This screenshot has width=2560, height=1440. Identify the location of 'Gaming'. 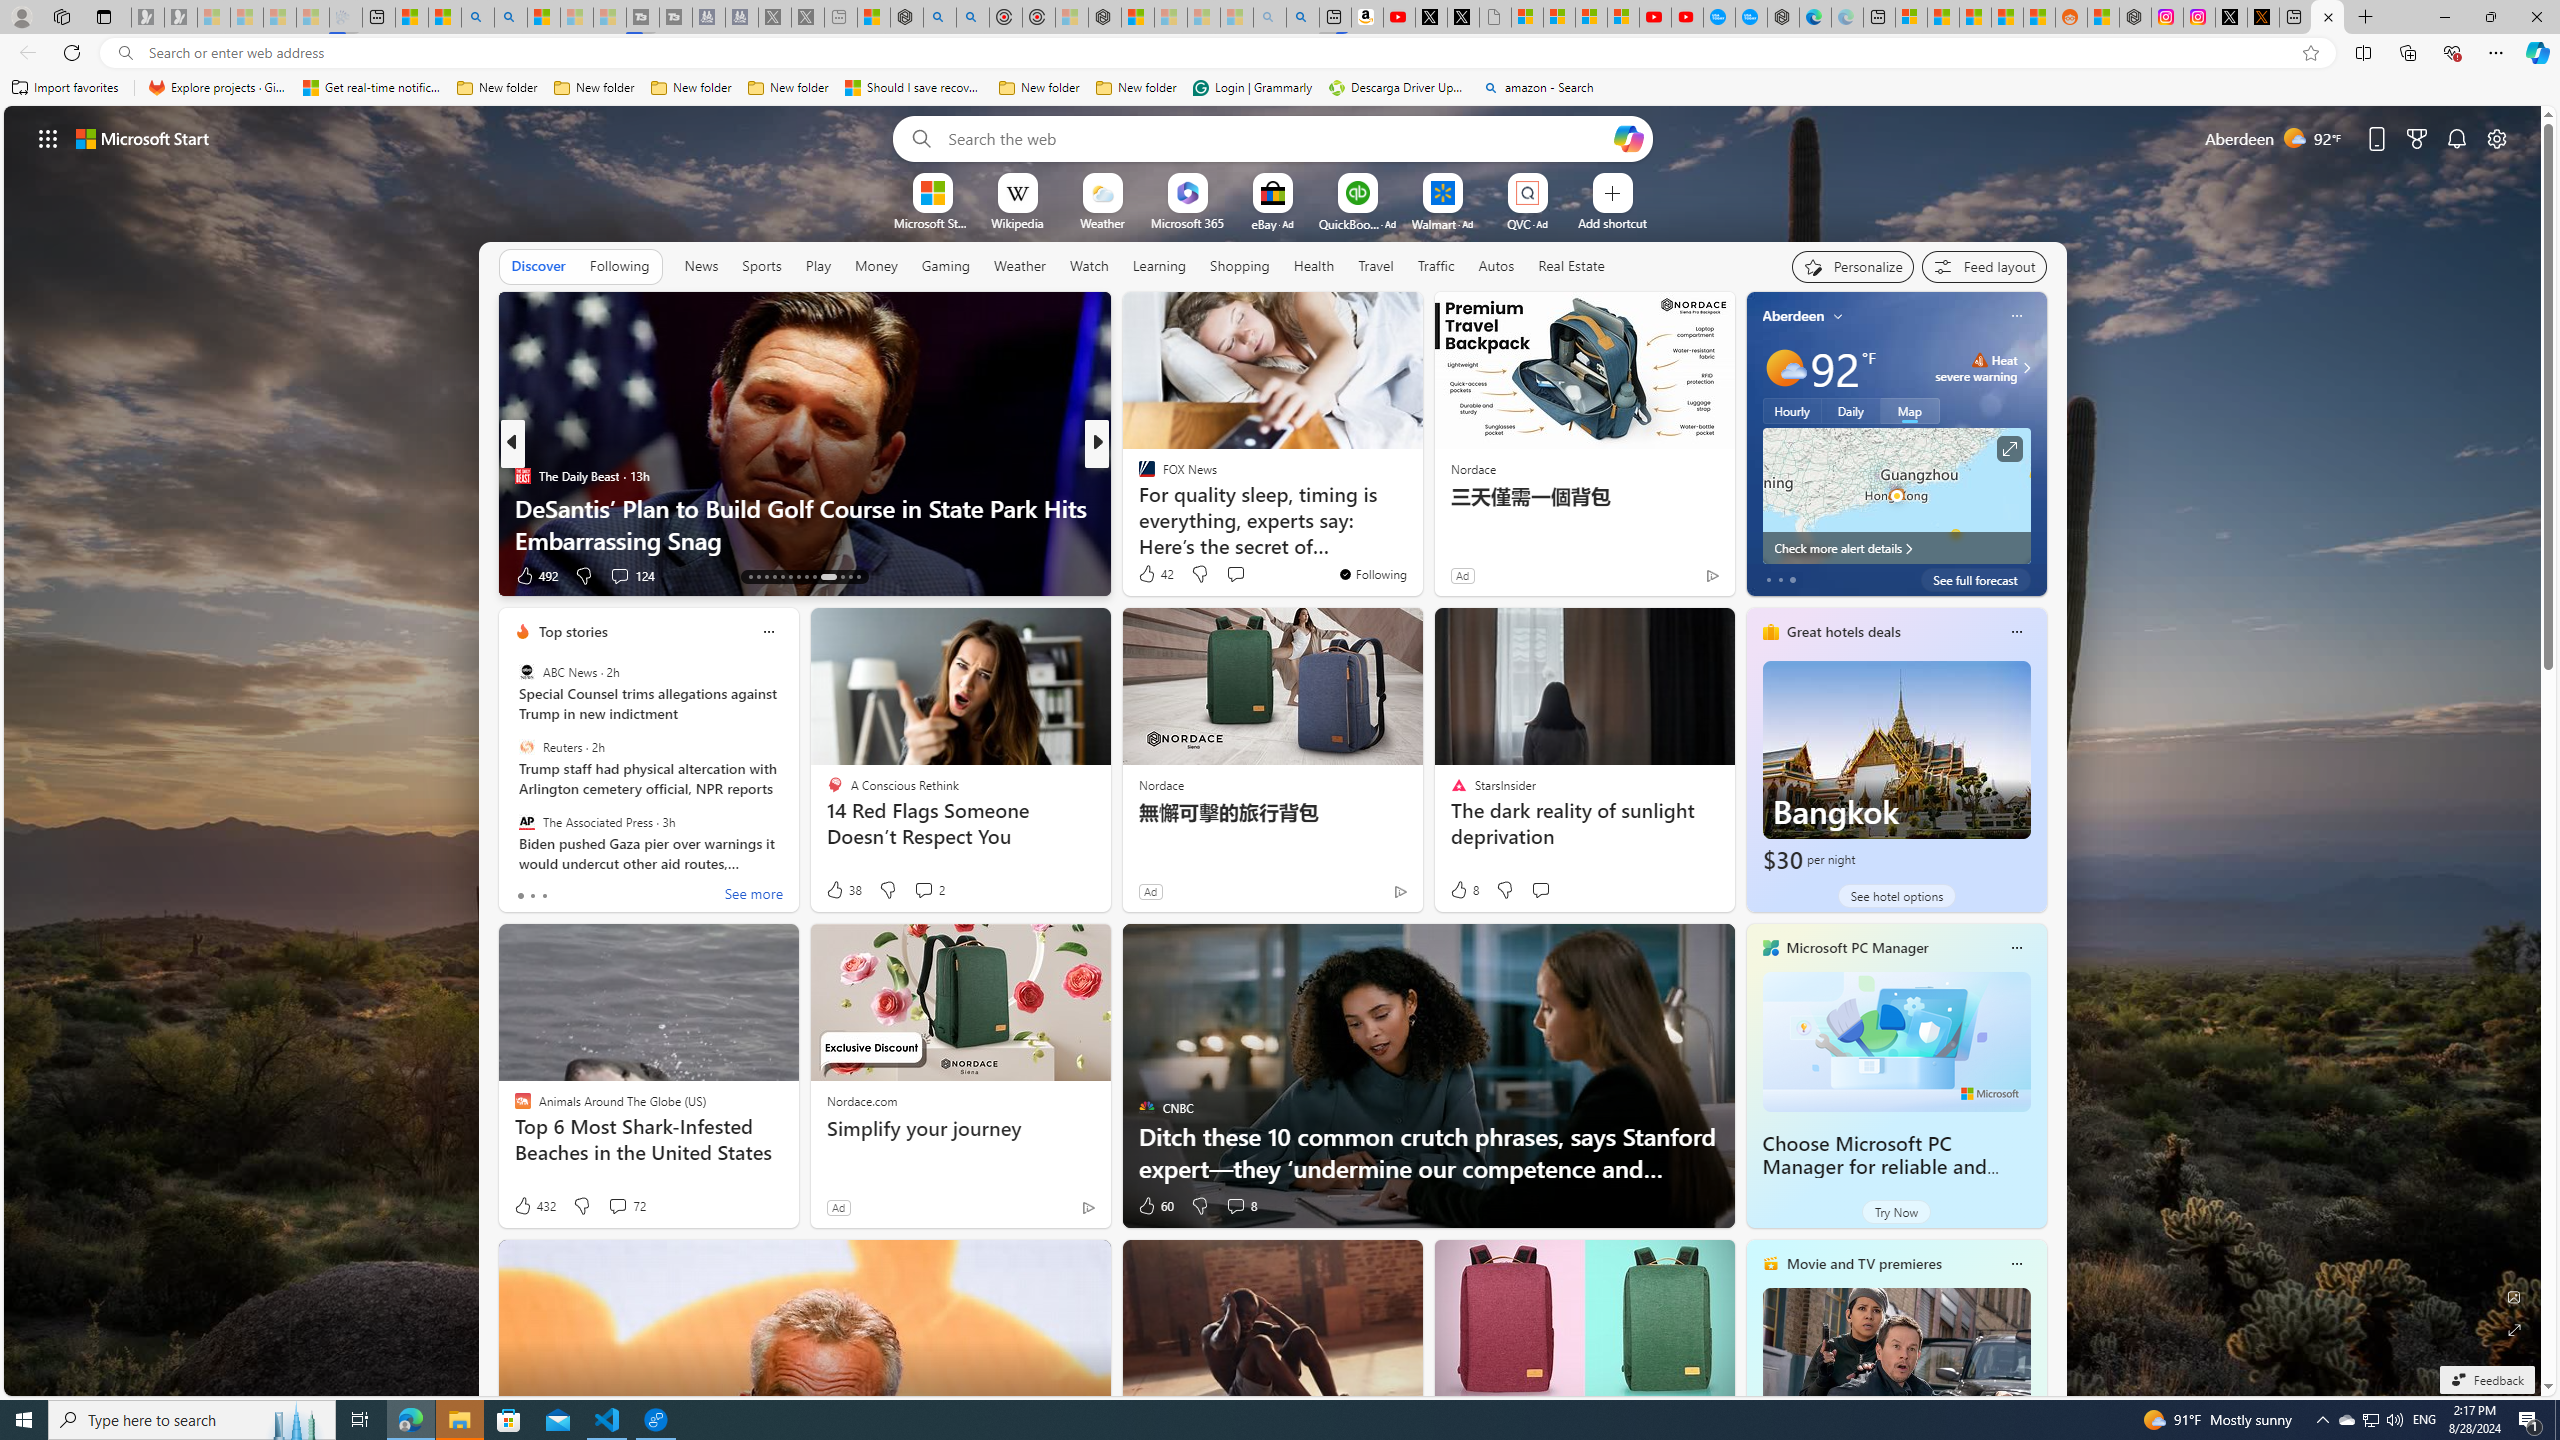
(945, 265).